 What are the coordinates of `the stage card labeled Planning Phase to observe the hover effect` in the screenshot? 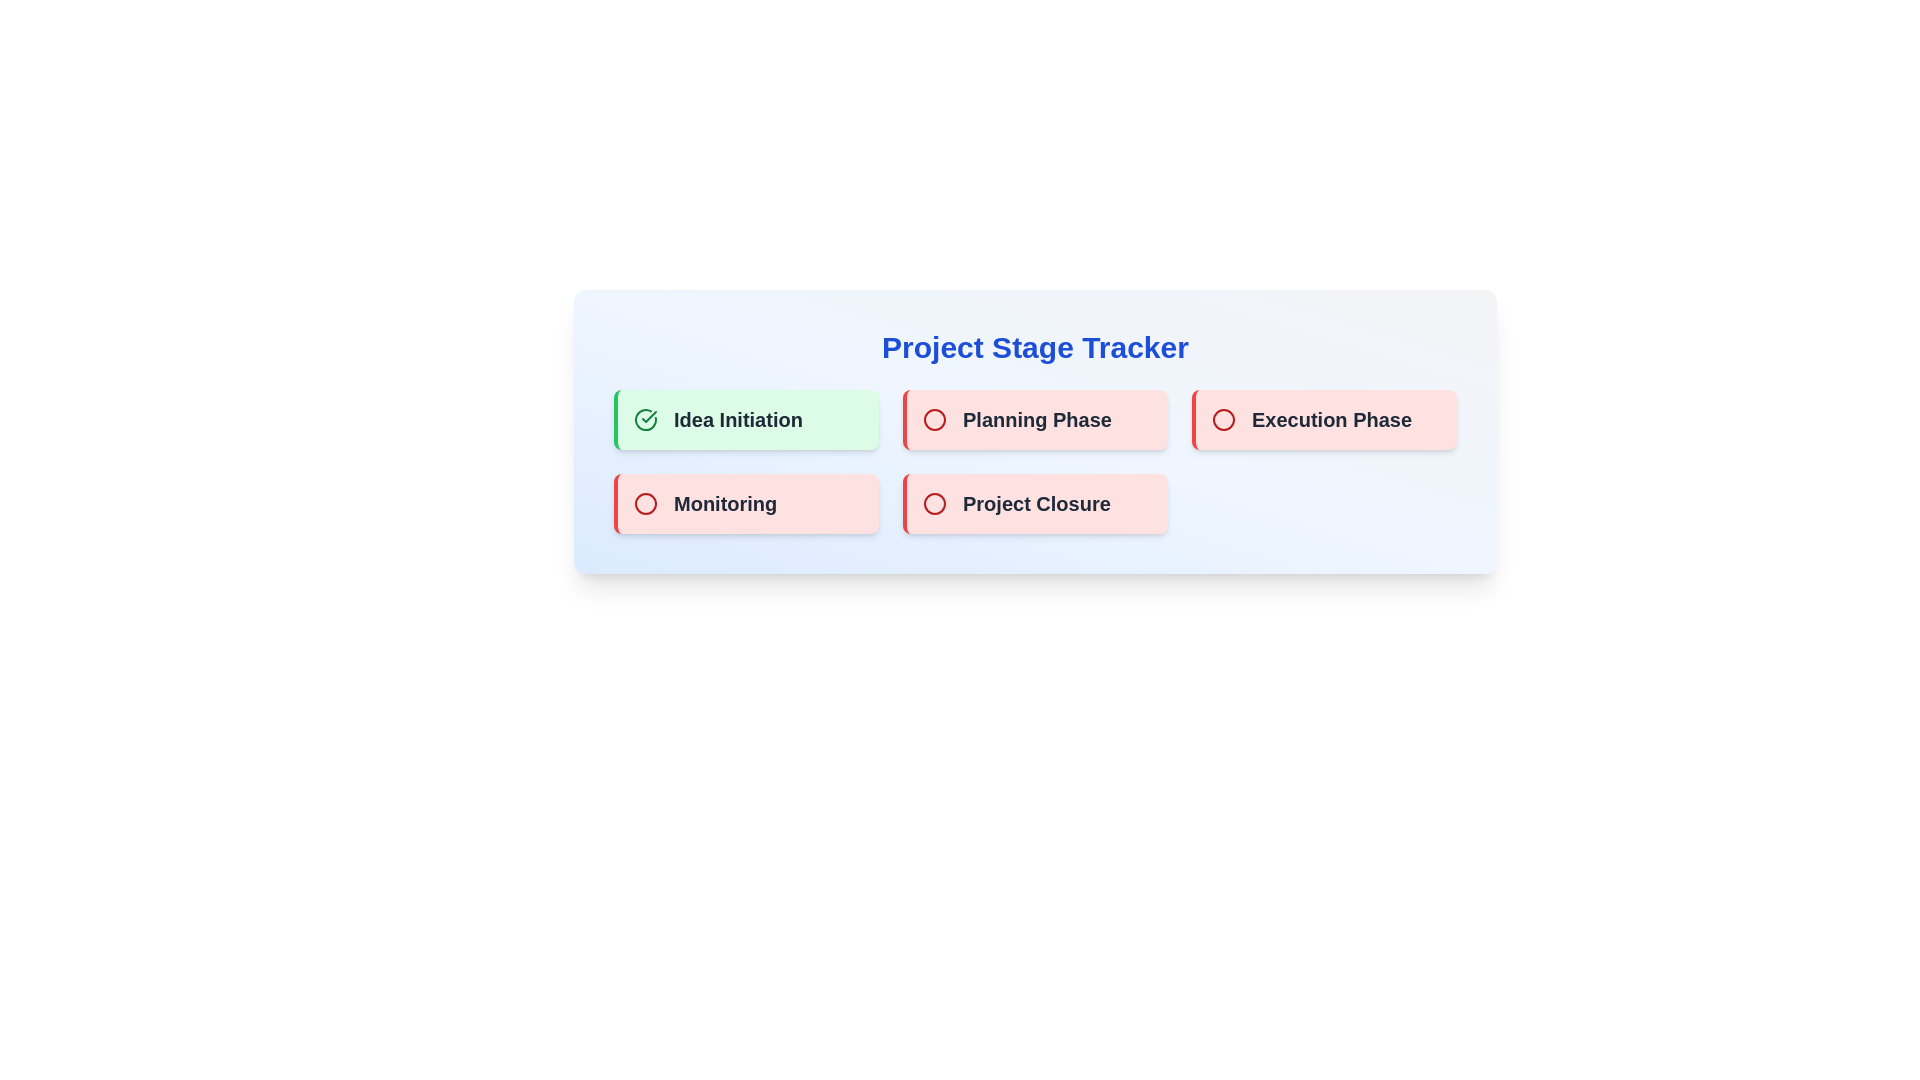 It's located at (1035, 419).